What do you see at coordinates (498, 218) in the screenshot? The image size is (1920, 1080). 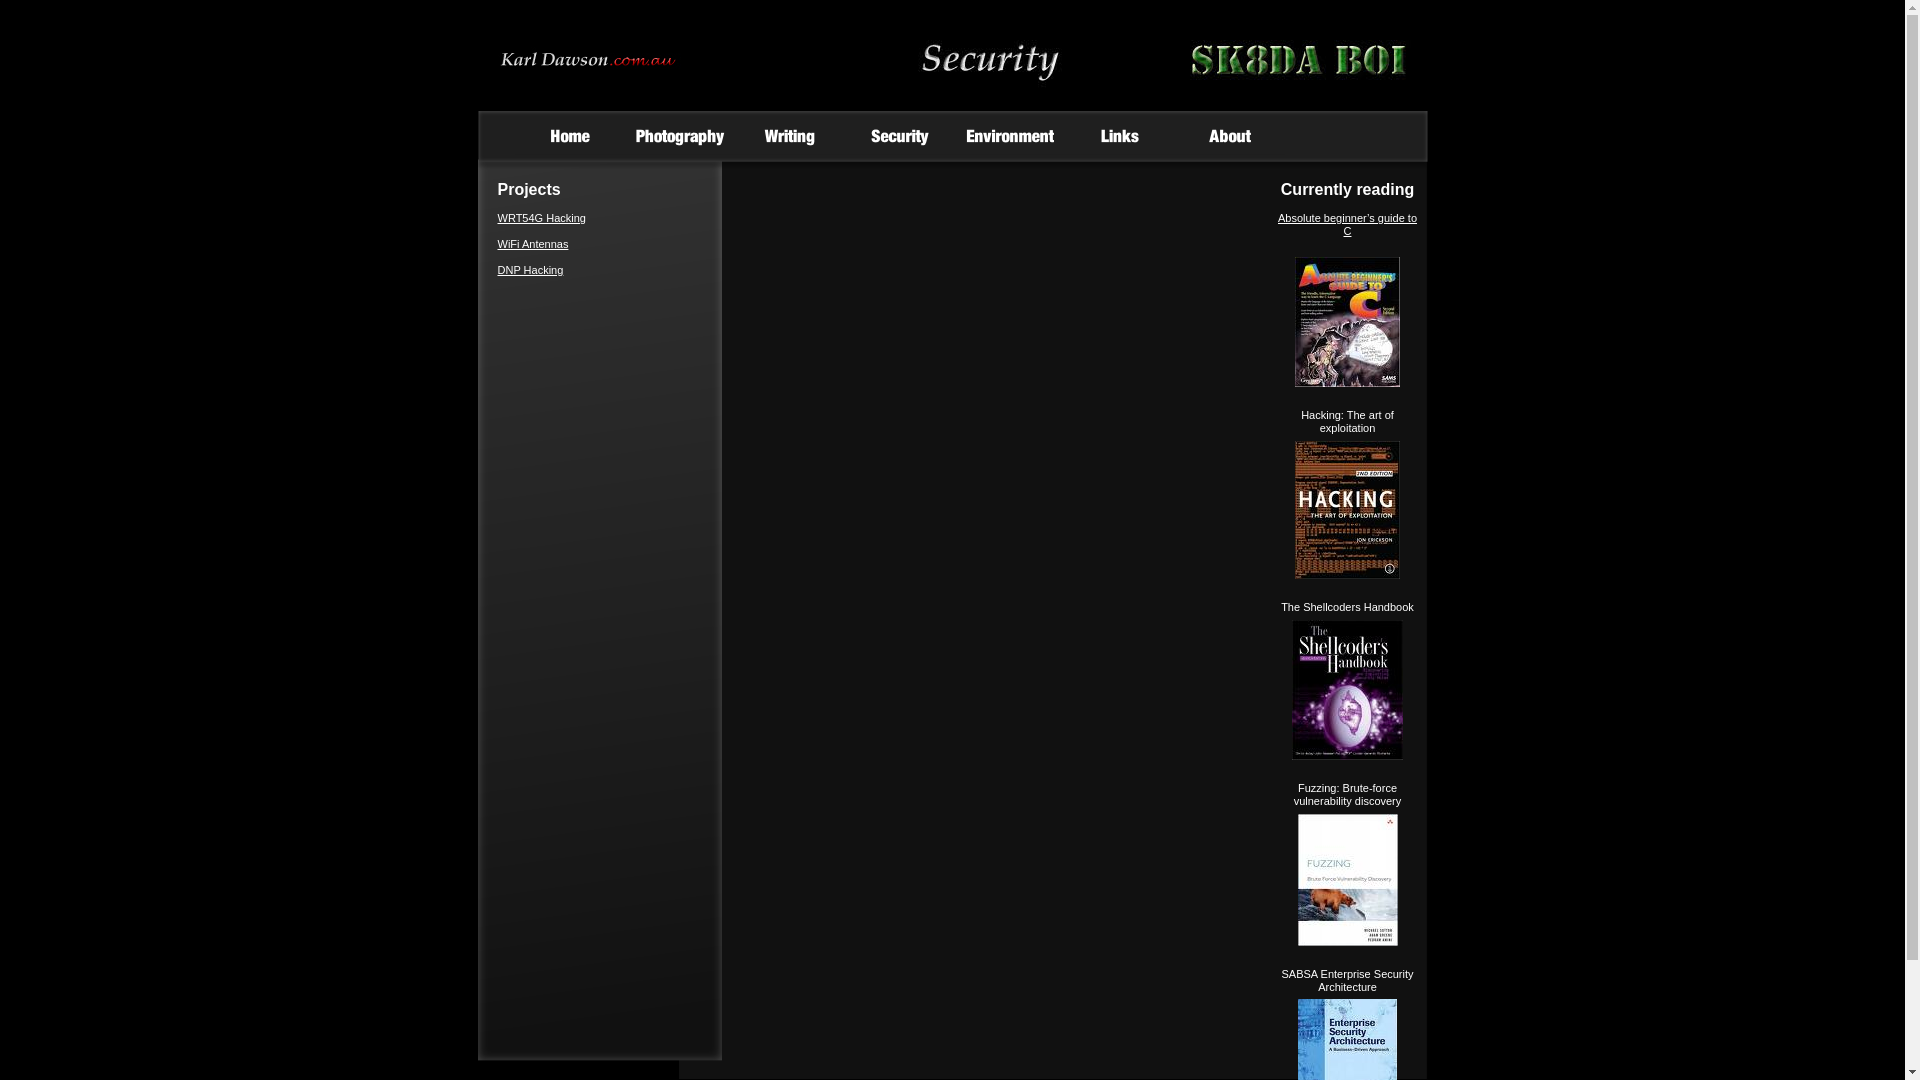 I see `'WRT54G Hacking'` at bounding box center [498, 218].